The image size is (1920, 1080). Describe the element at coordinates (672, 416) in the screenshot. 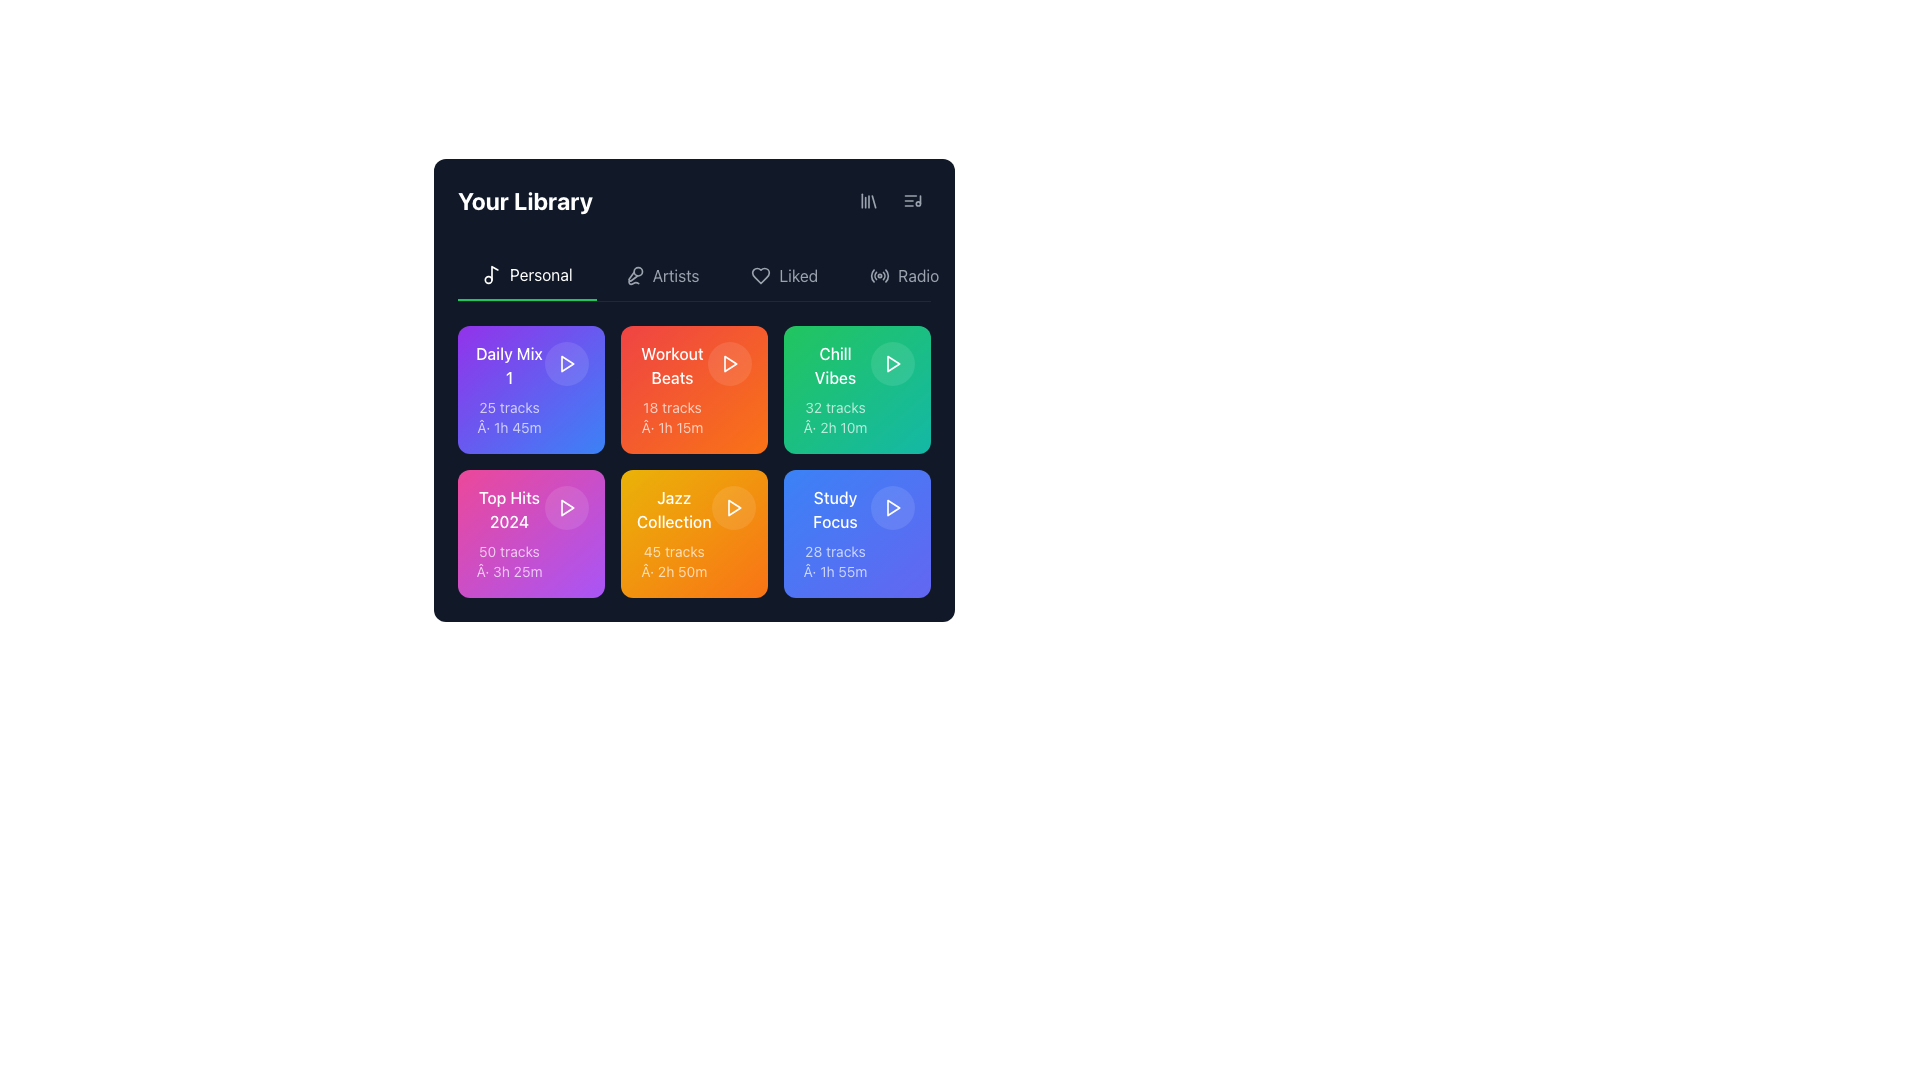

I see `the text label displaying '18 tracks · 1h 15m' which is located beneath the title 'Workout Beats' in the orange block` at that location.